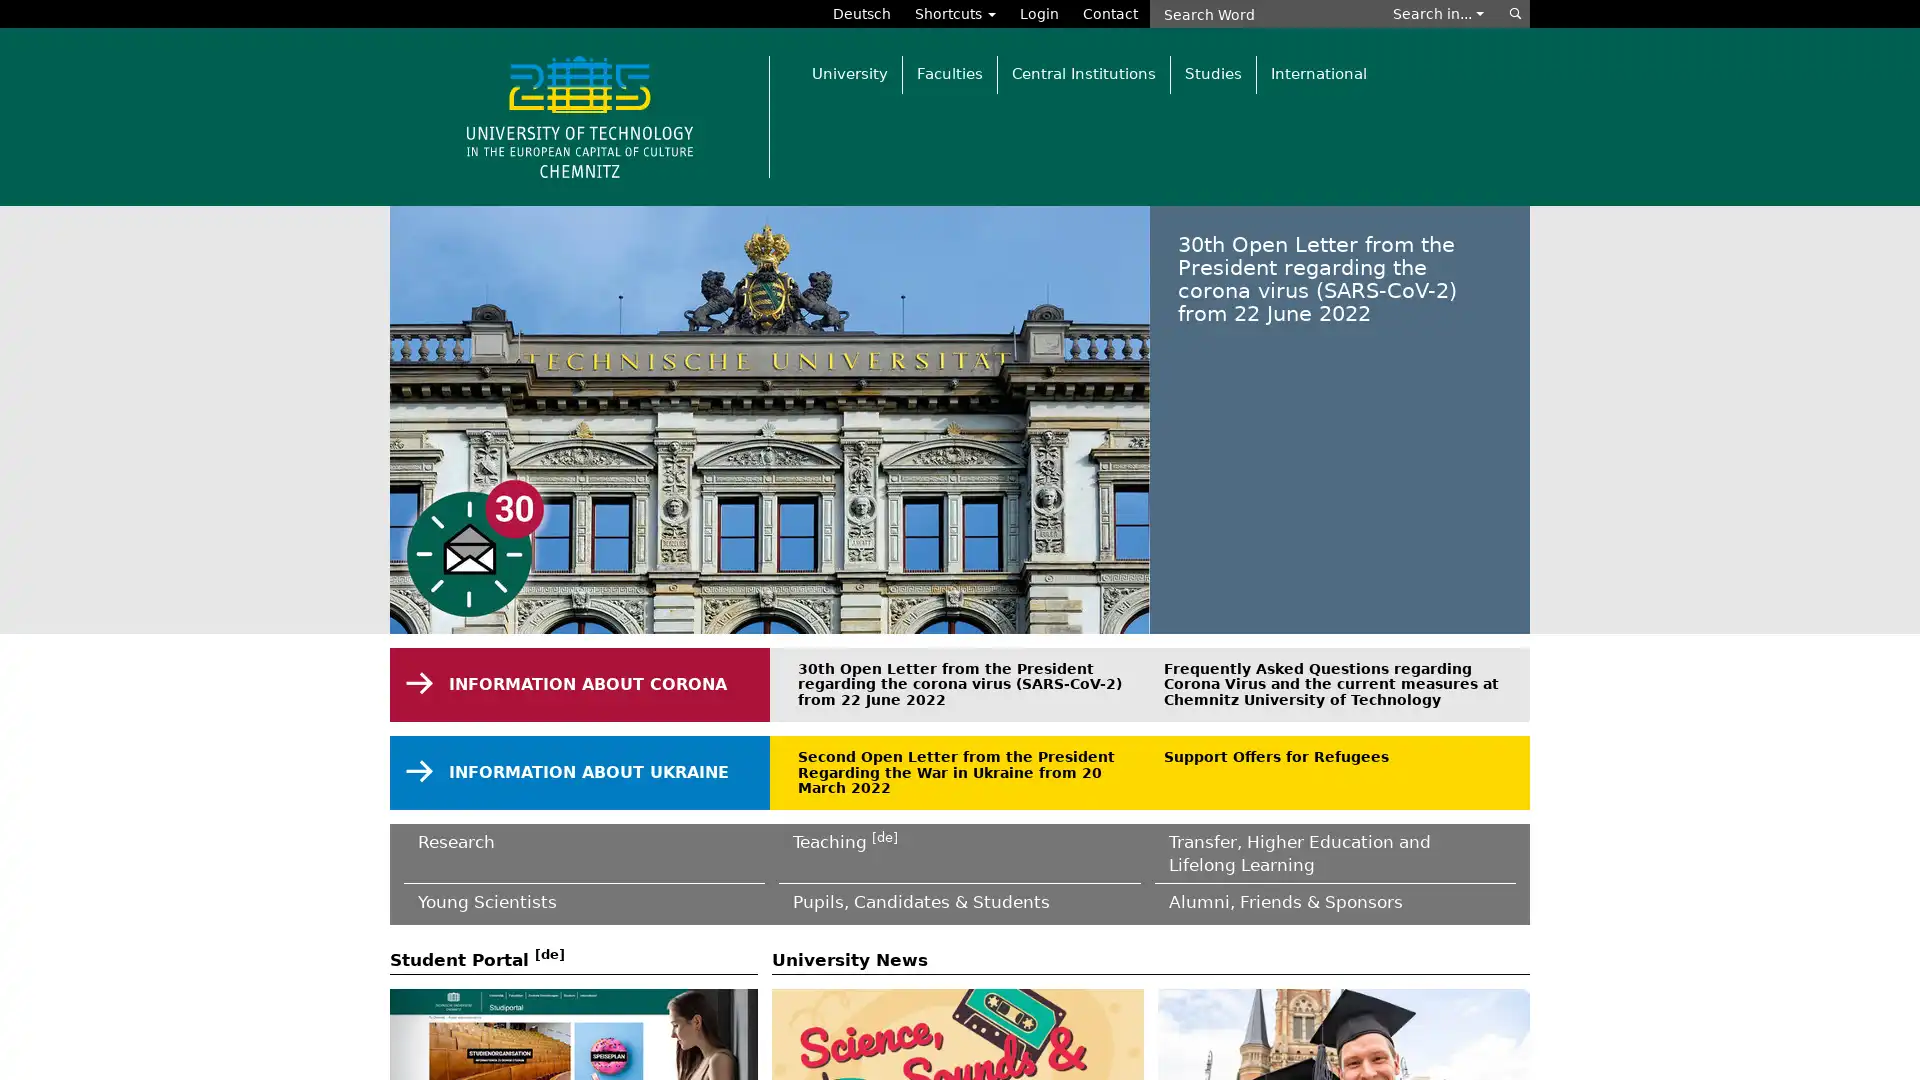 The image size is (1920, 1080). What do you see at coordinates (948, 73) in the screenshot?
I see `Faculties` at bounding box center [948, 73].